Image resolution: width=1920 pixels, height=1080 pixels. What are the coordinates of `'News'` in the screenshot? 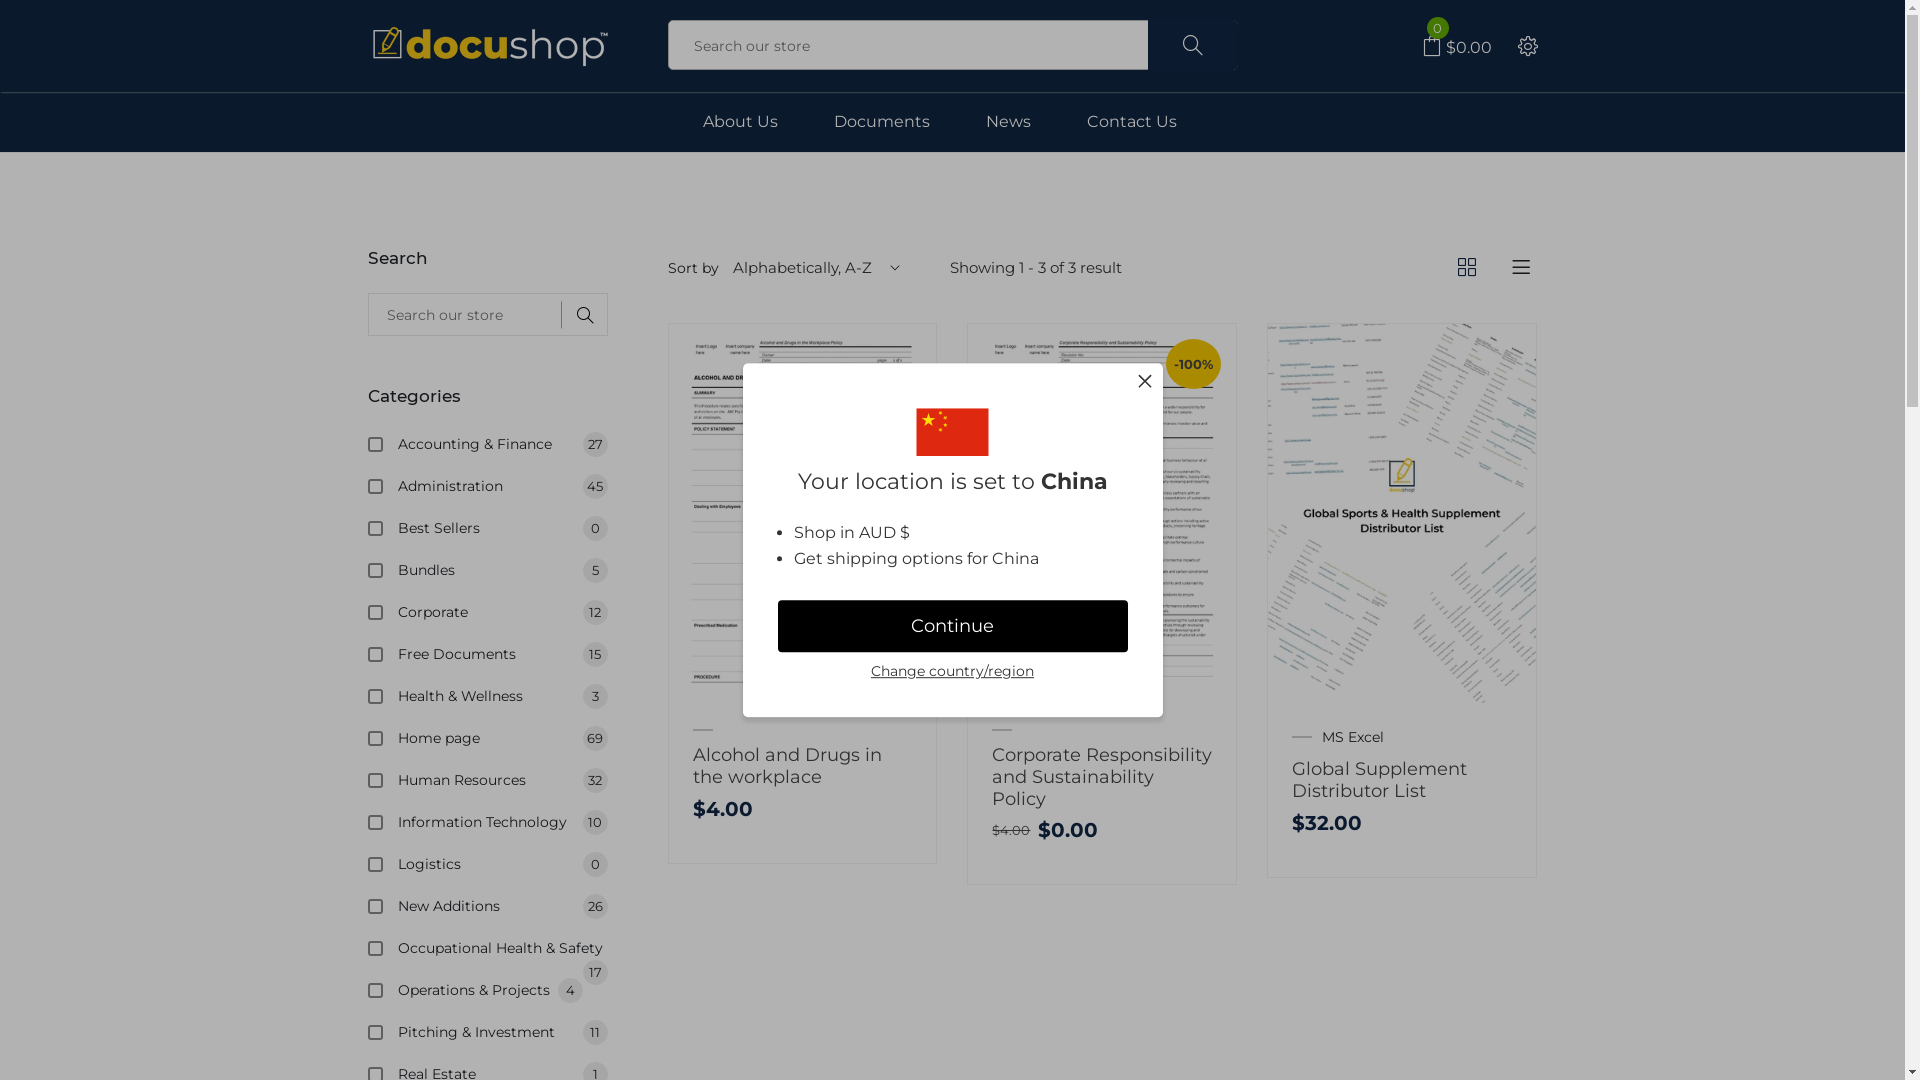 It's located at (1008, 122).